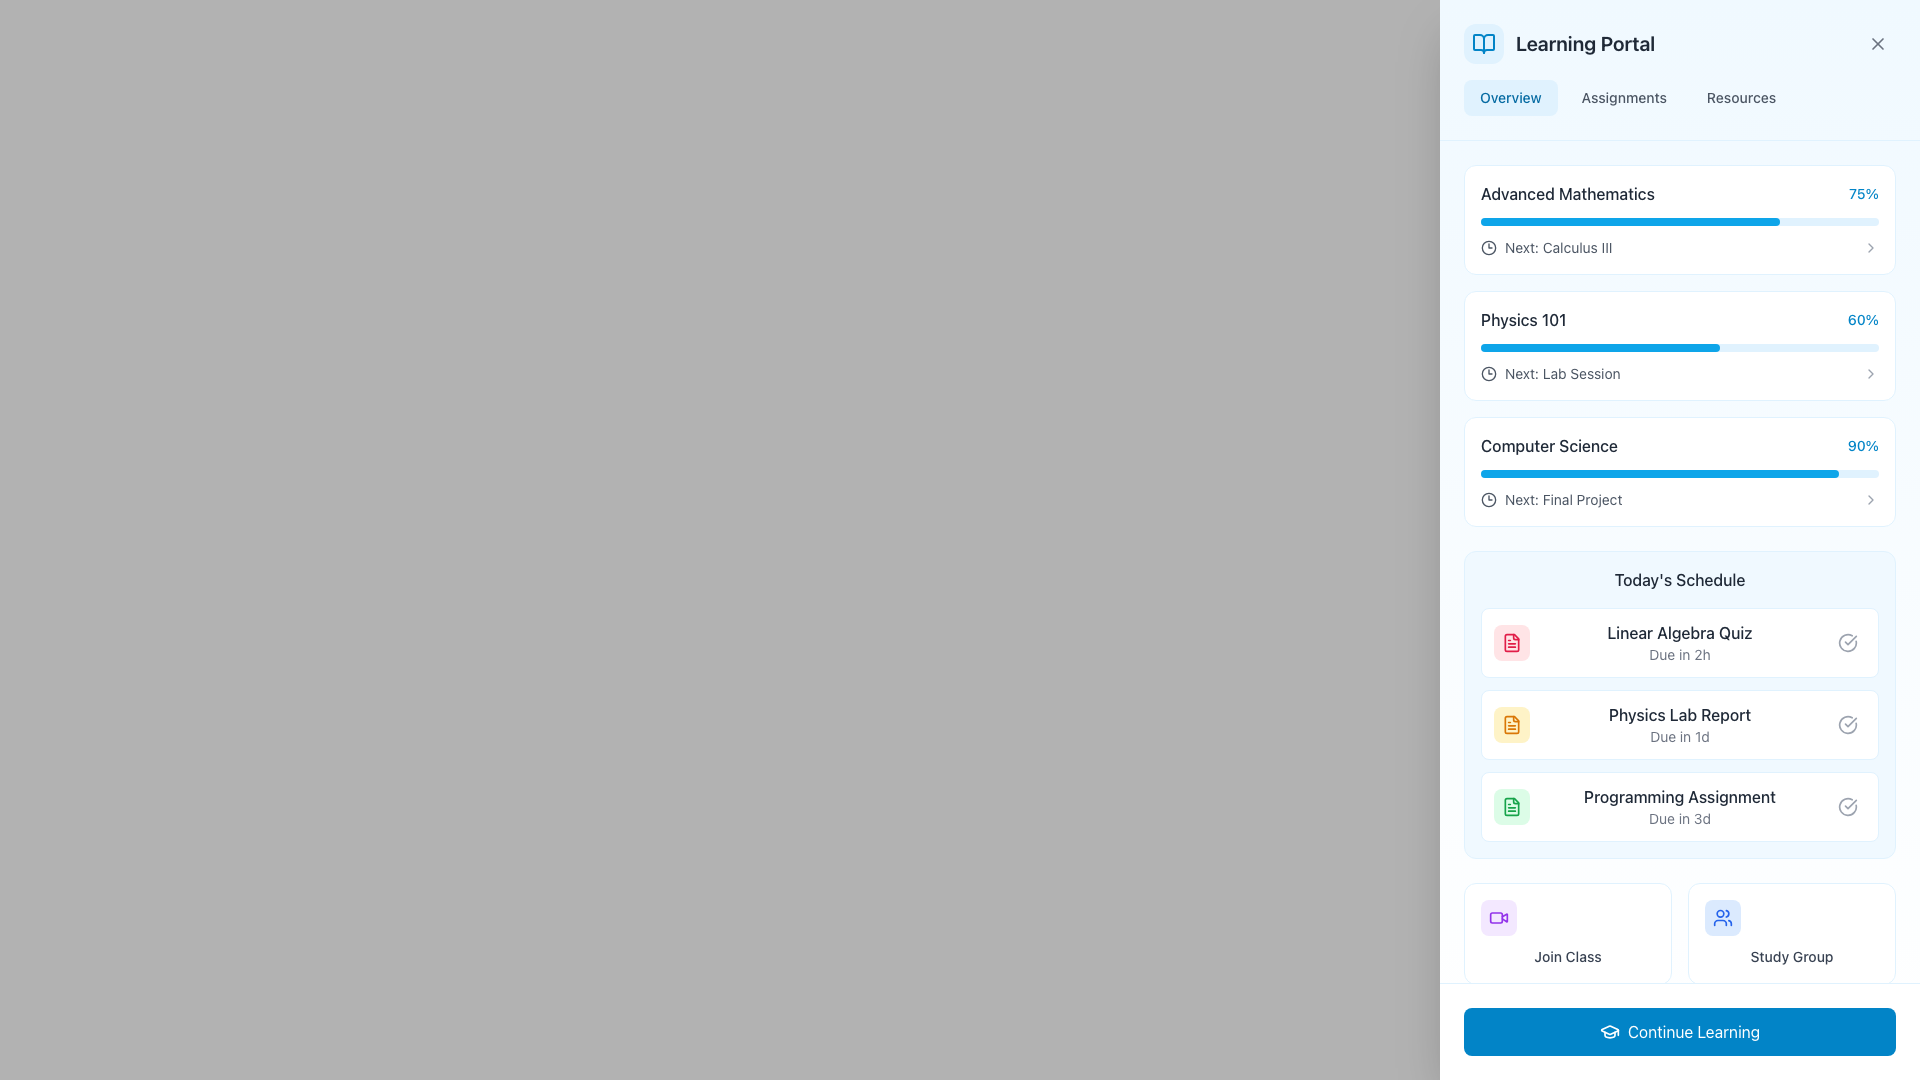  What do you see at coordinates (1847, 725) in the screenshot?
I see `the state indicated by the circular icon with a checkmark symbol located to the right of the 'Physics Lab Report' entry in the 'Today's Schedule' section` at bounding box center [1847, 725].